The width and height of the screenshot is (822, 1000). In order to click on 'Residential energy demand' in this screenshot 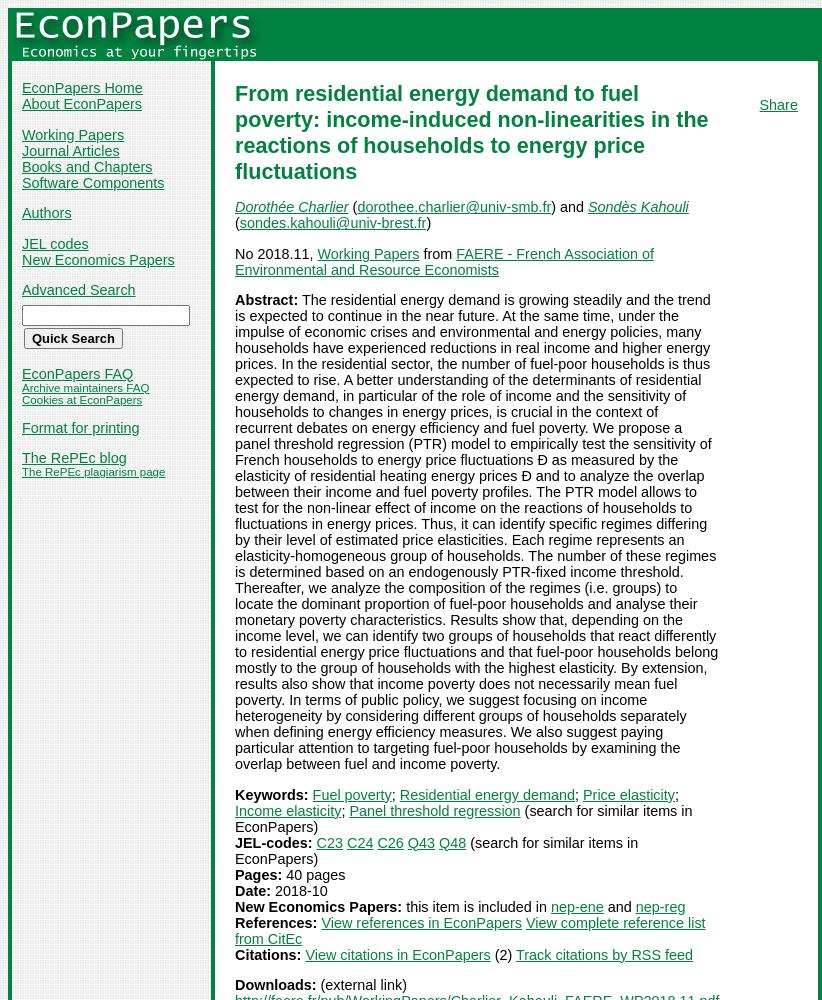, I will do `click(486, 794)`.